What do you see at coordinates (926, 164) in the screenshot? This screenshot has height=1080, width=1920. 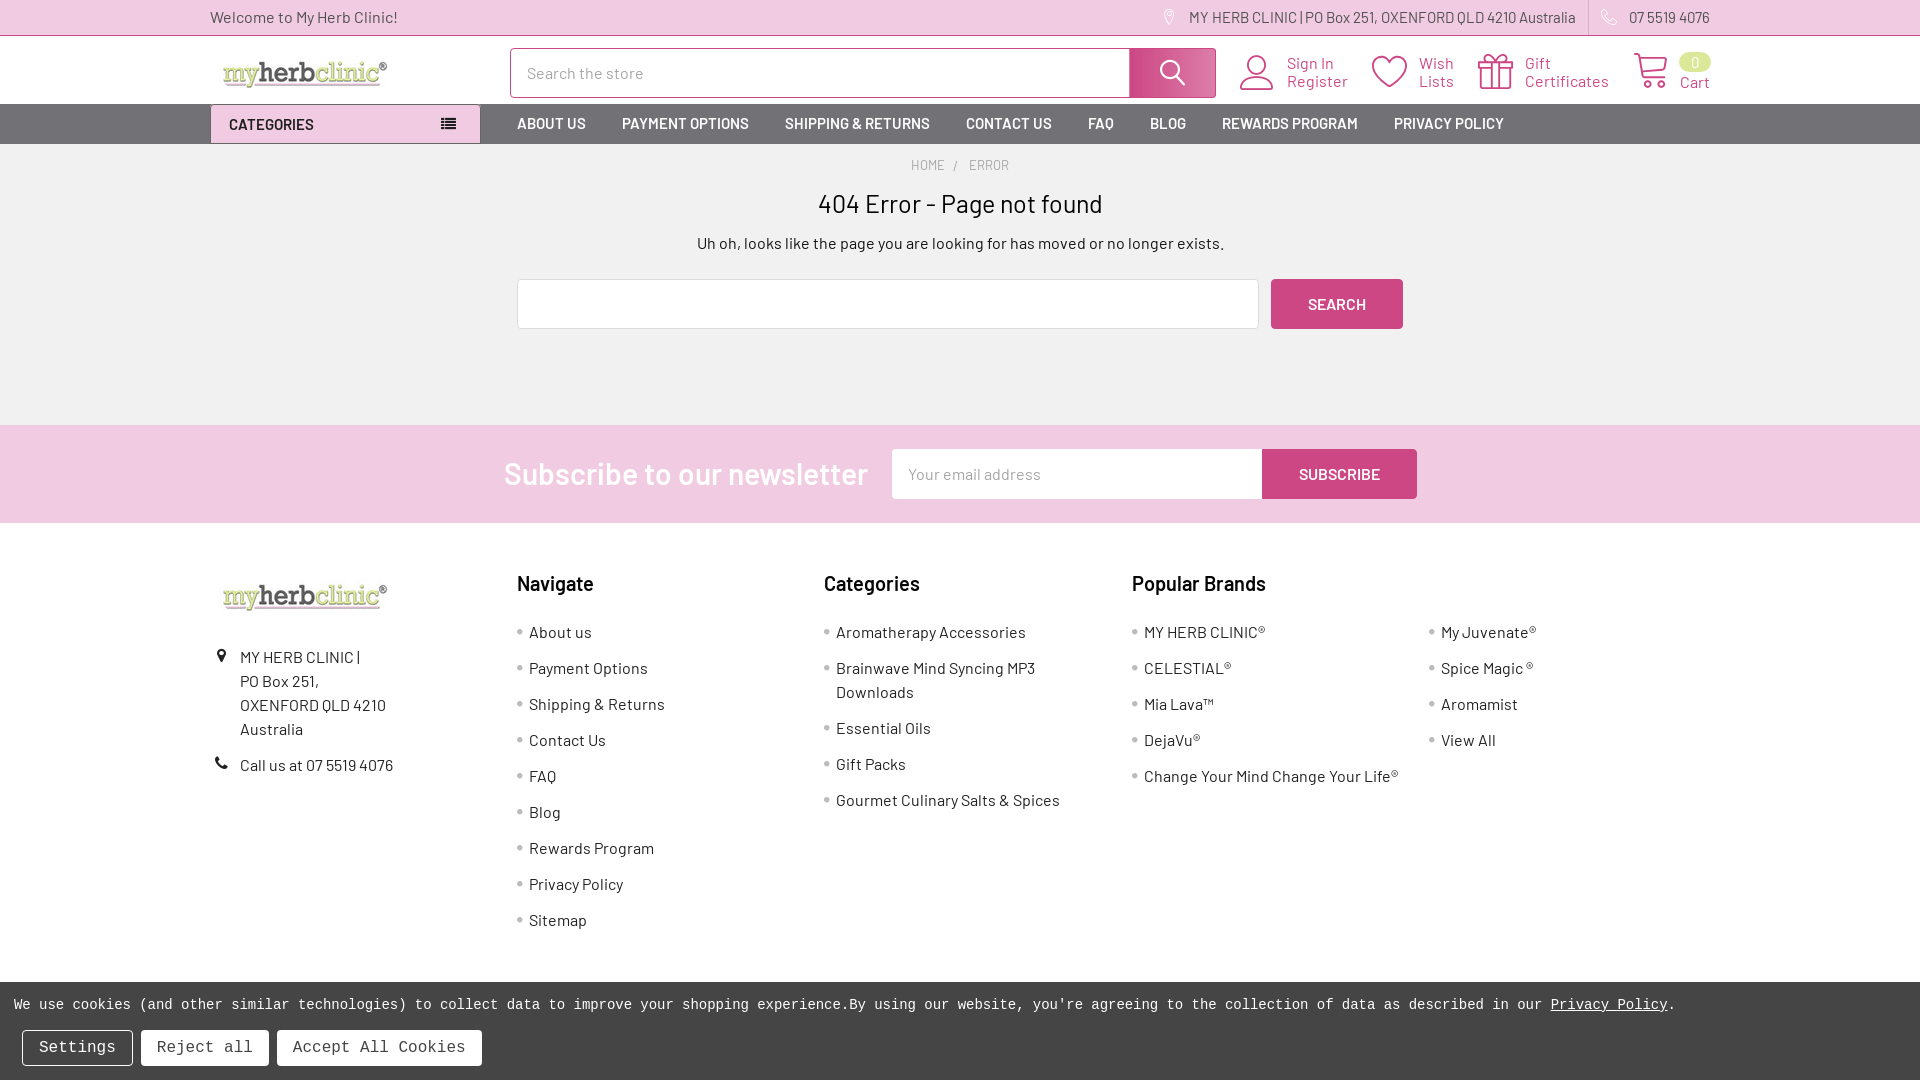 I see `'HOME'` at bounding box center [926, 164].